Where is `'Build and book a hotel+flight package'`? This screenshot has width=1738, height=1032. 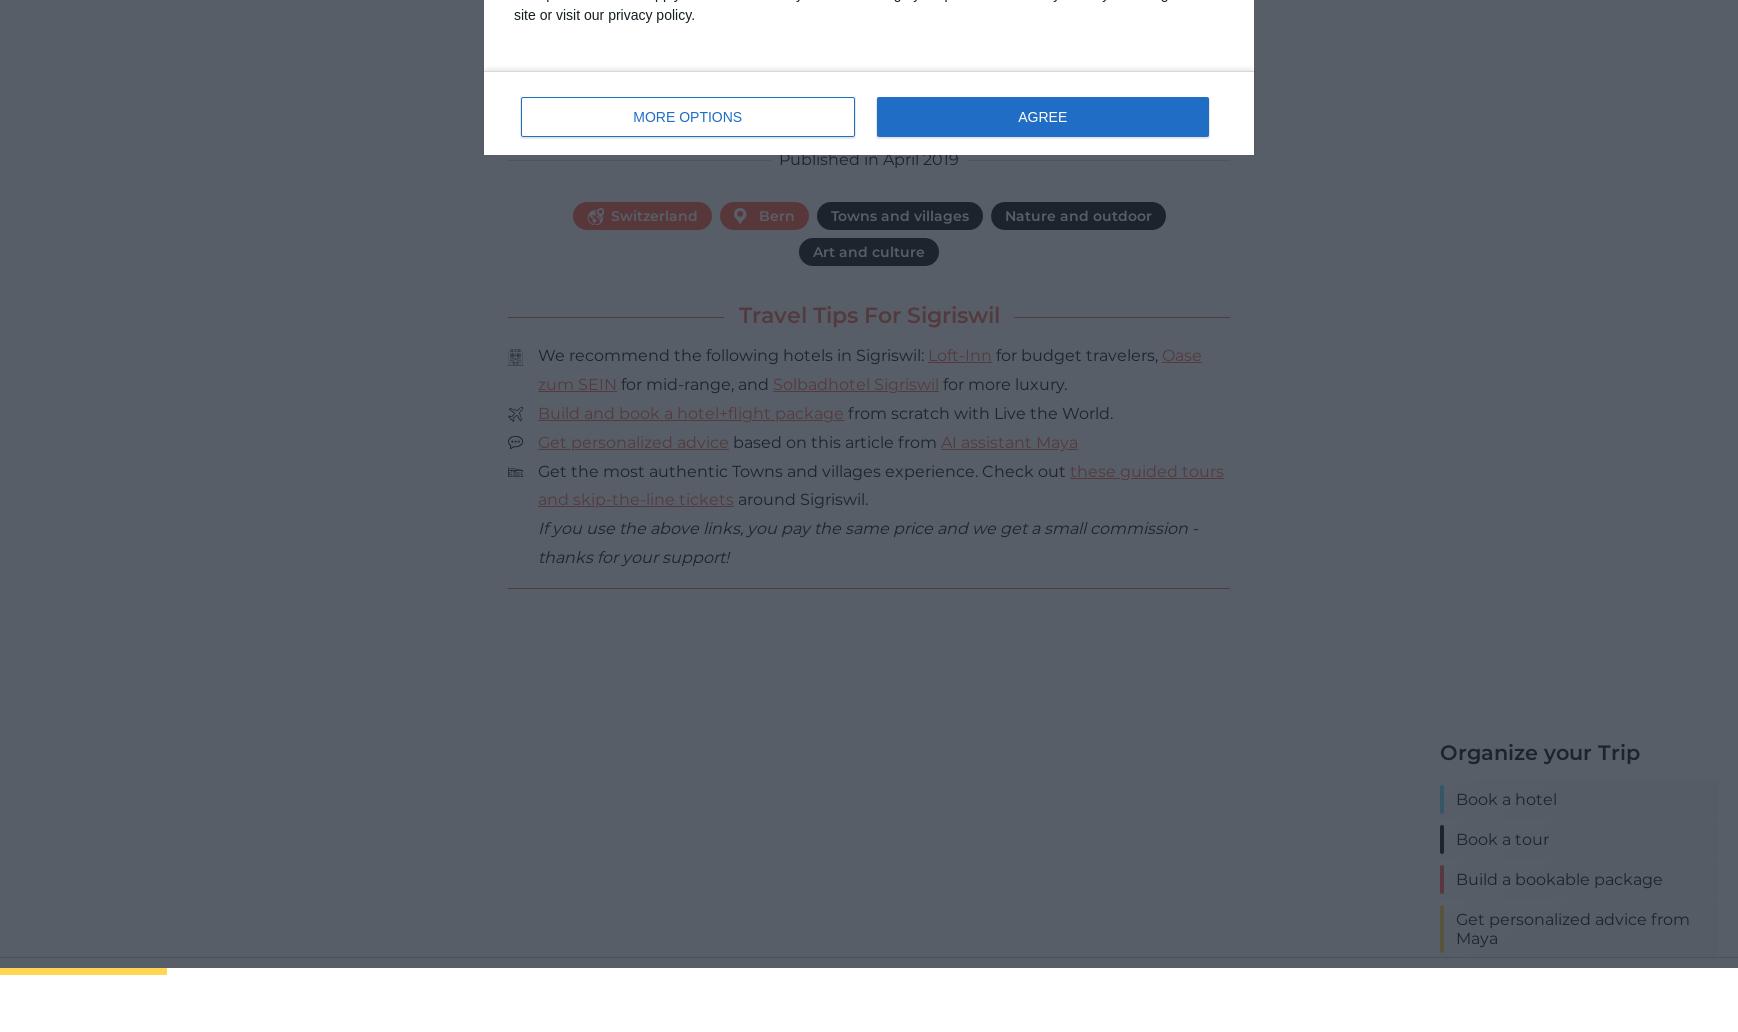 'Build and book a hotel+flight package' is located at coordinates (691, 411).